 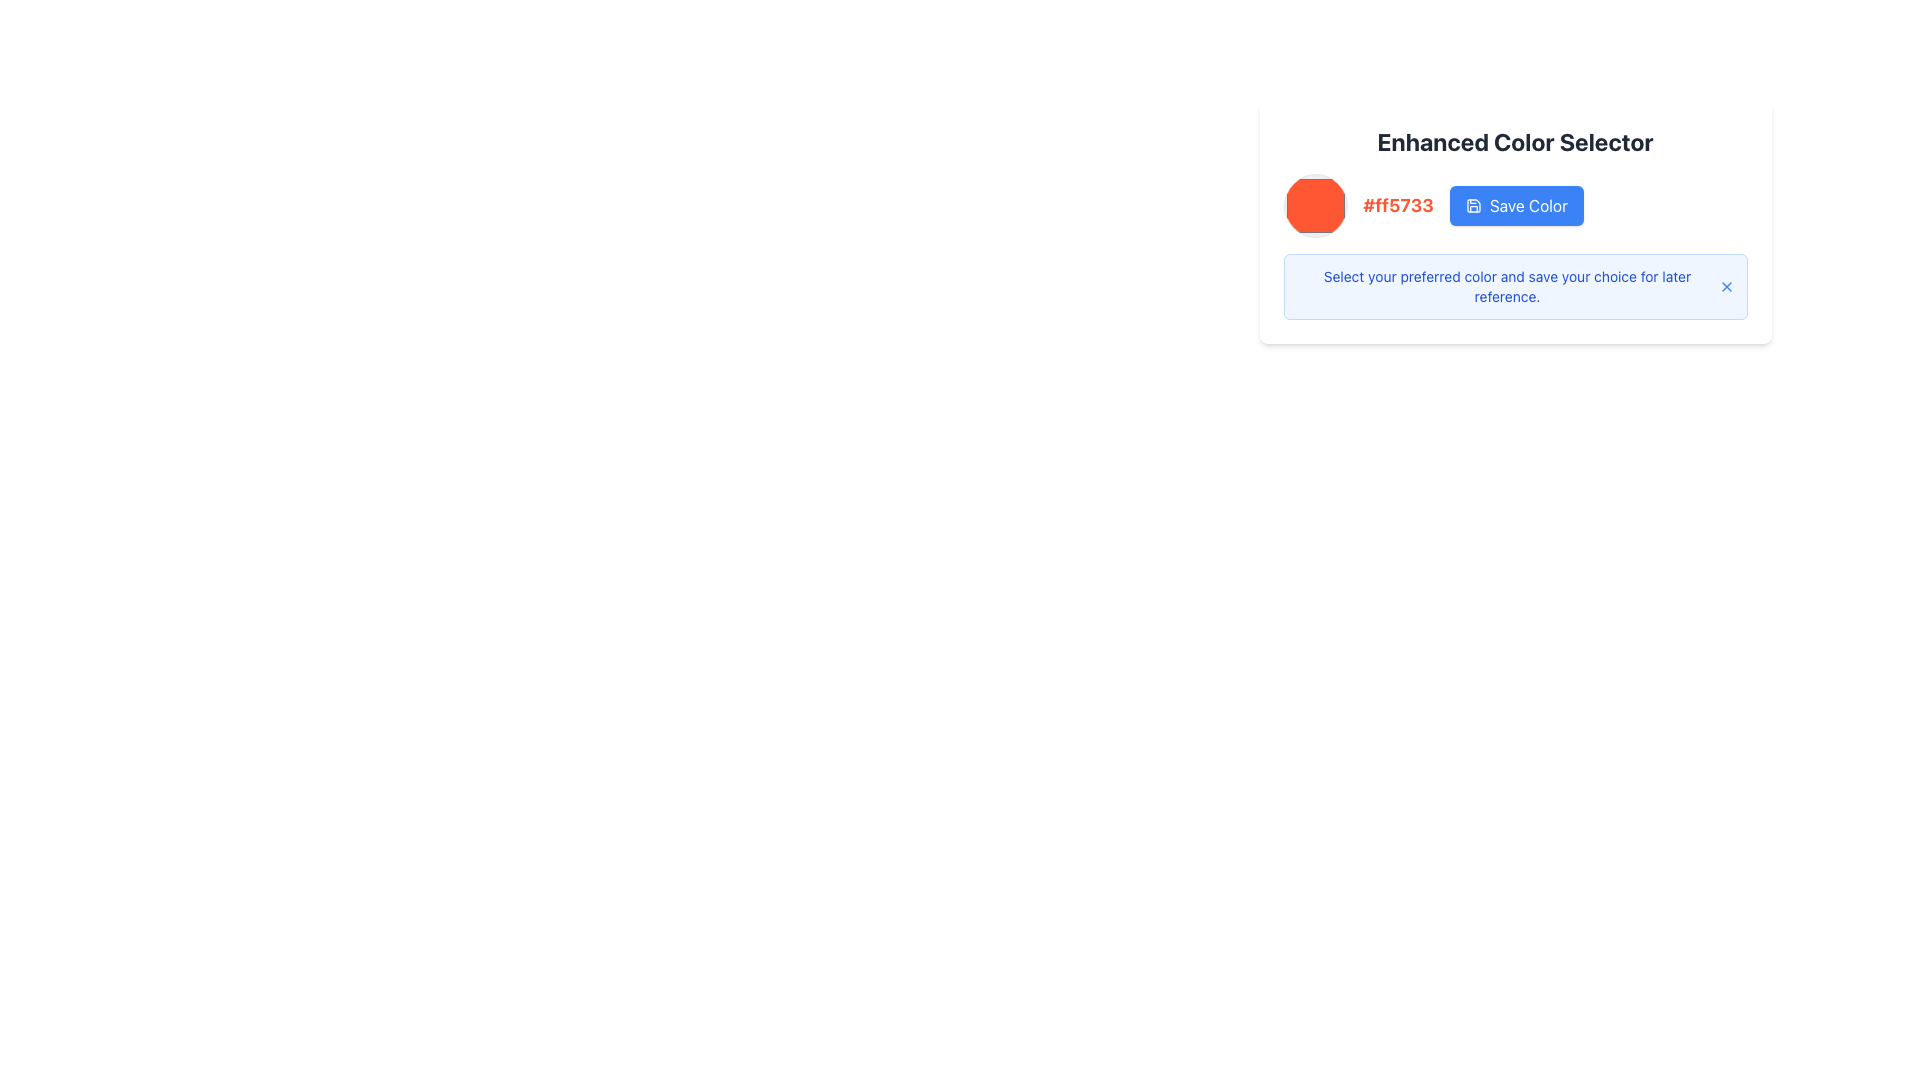 I want to click on the informational message box located below the 'Save Color' button, which provides guidance on selecting and saving a preferred color, so click(x=1515, y=286).